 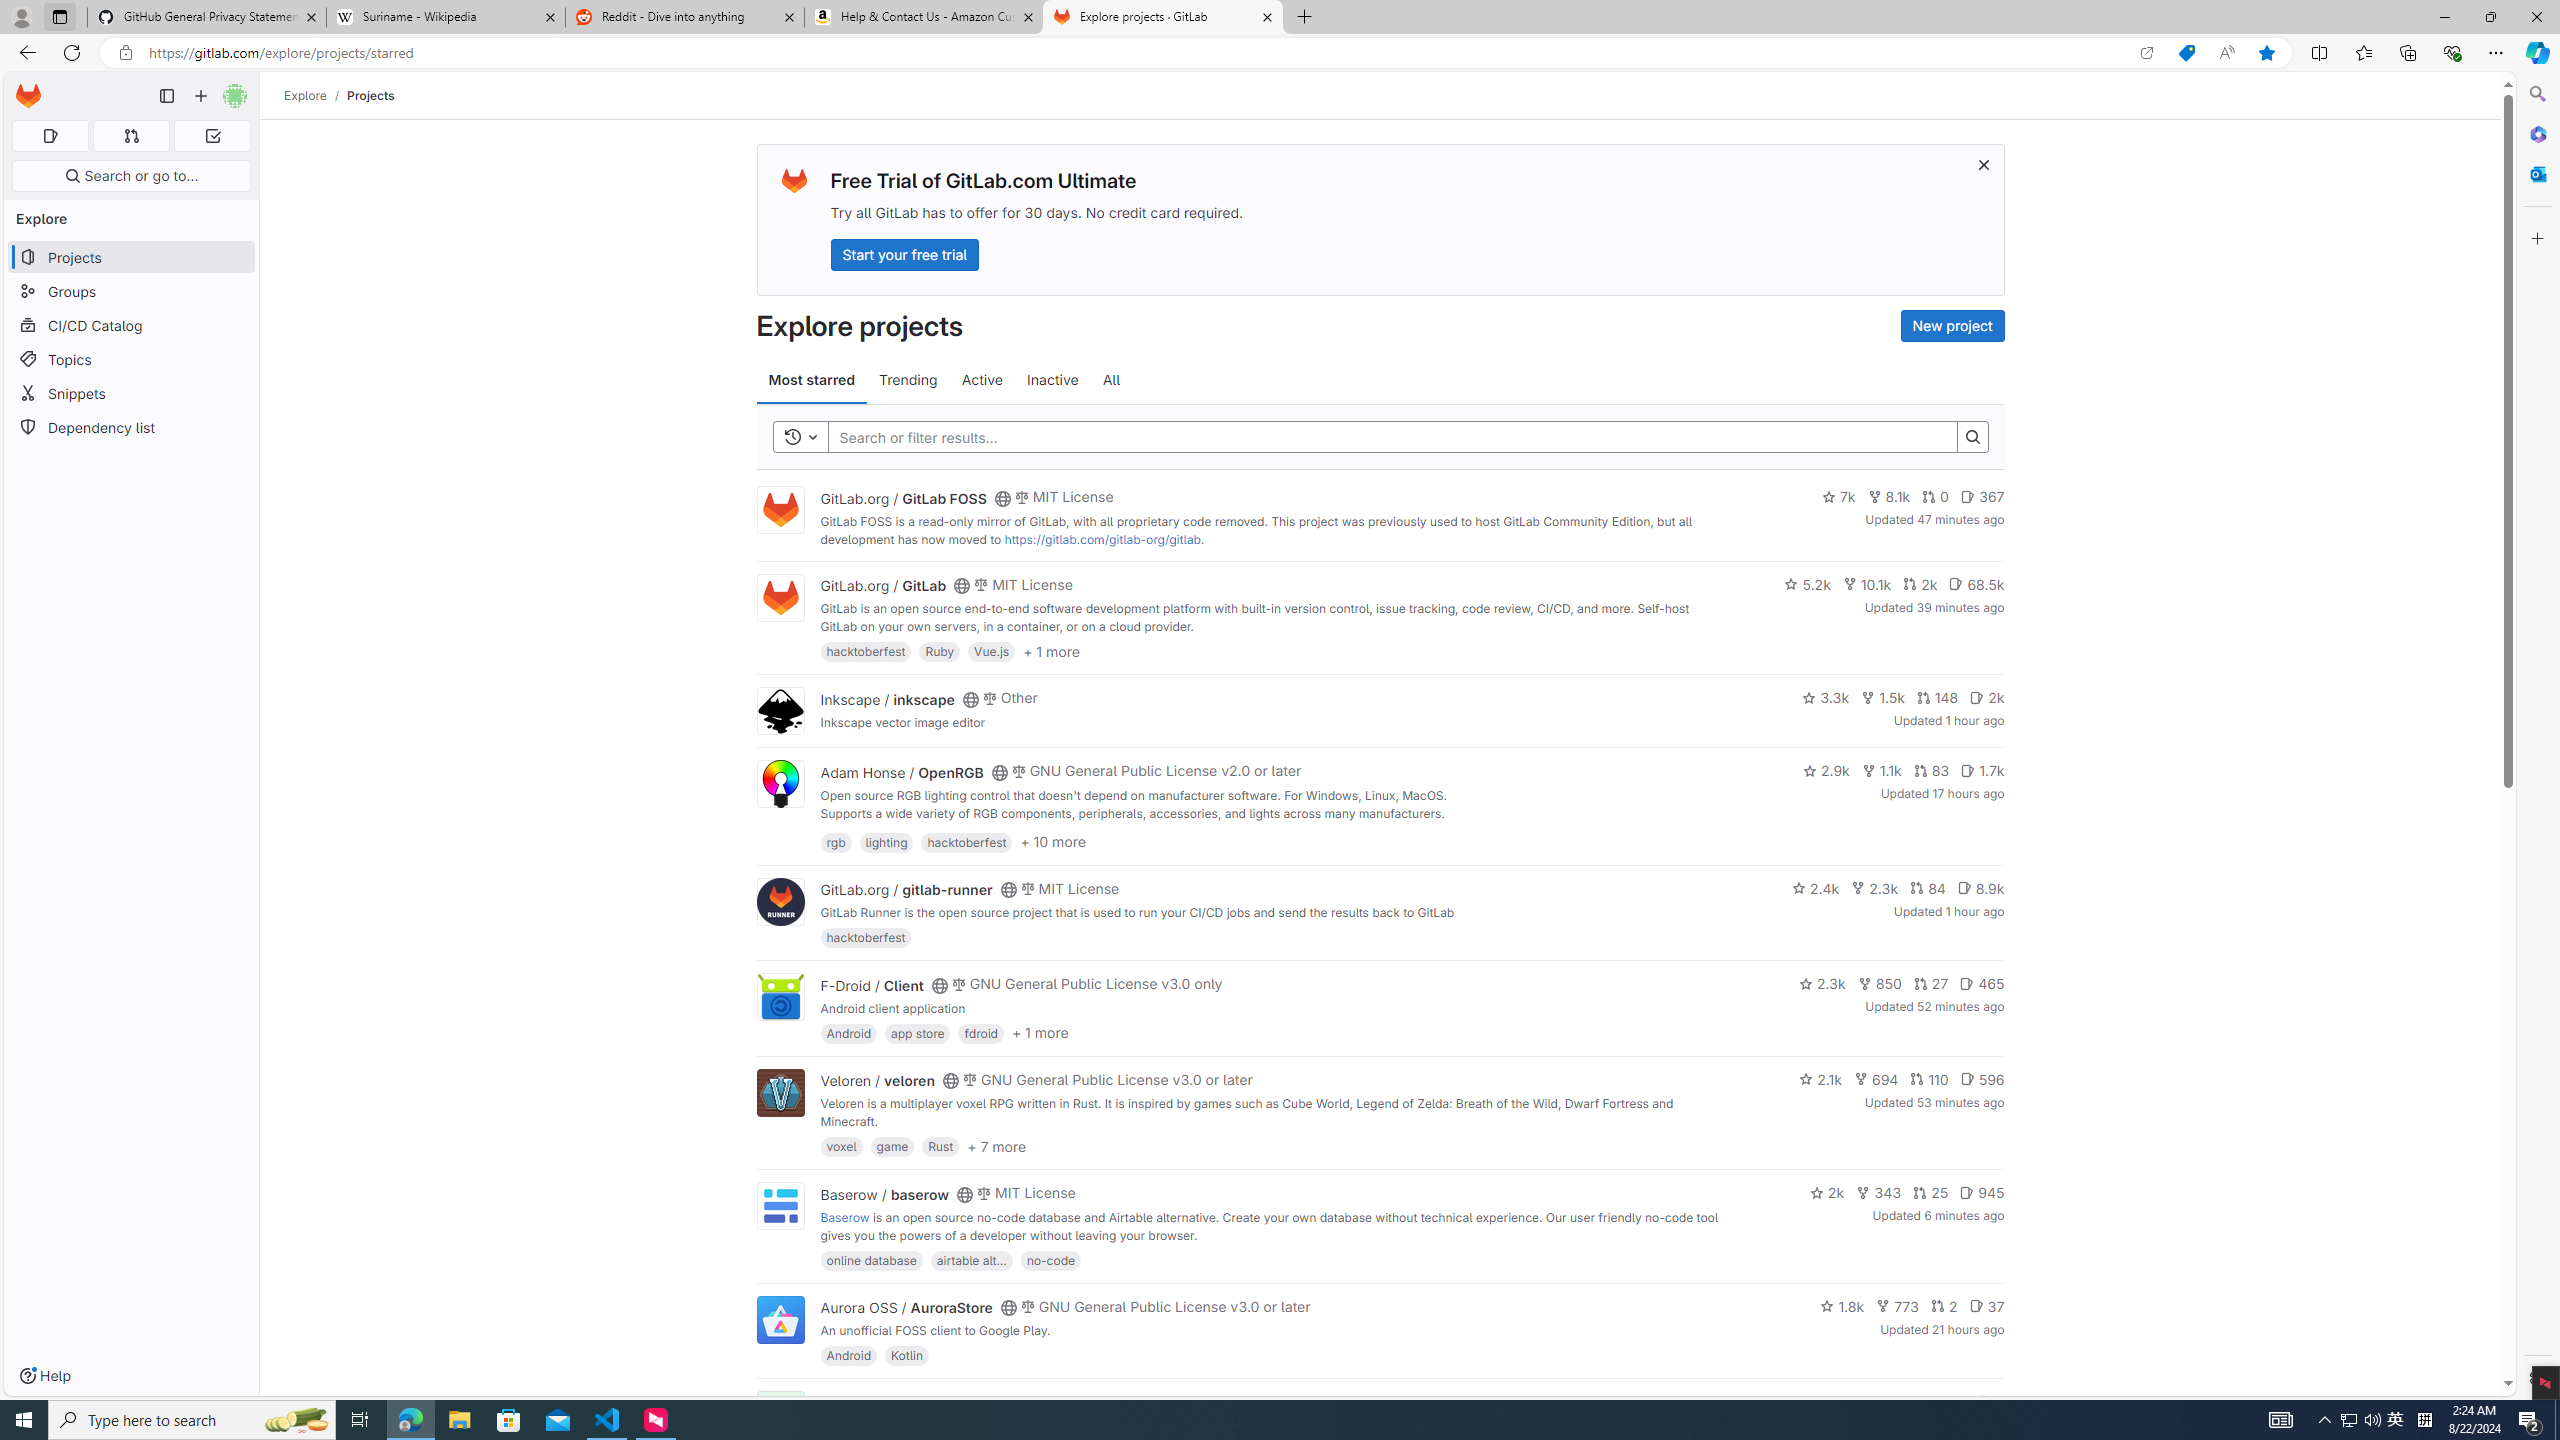 What do you see at coordinates (908, 379) in the screenshot?
I see `'Trending'` at bounding box center [908, 379].